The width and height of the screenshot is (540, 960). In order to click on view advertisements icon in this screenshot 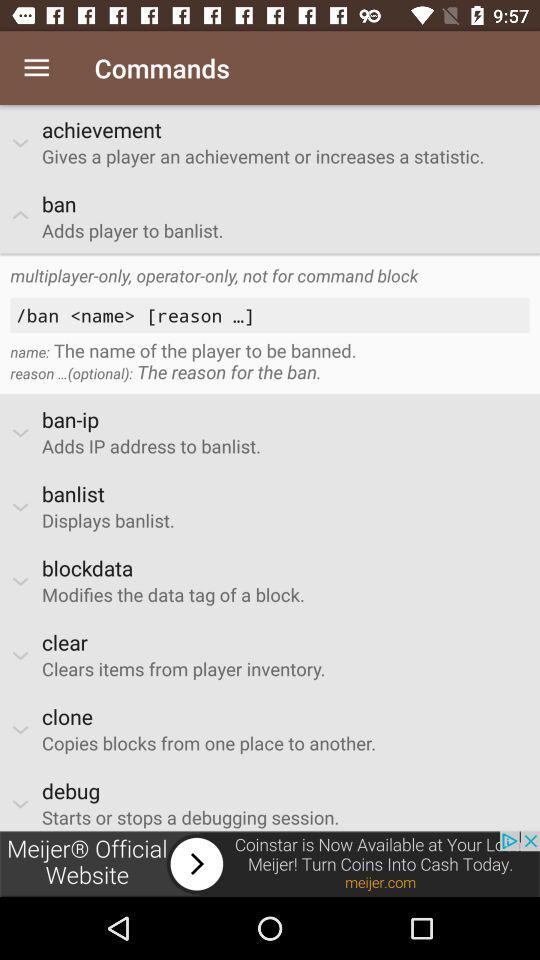, I will do `click(270, 863)`.